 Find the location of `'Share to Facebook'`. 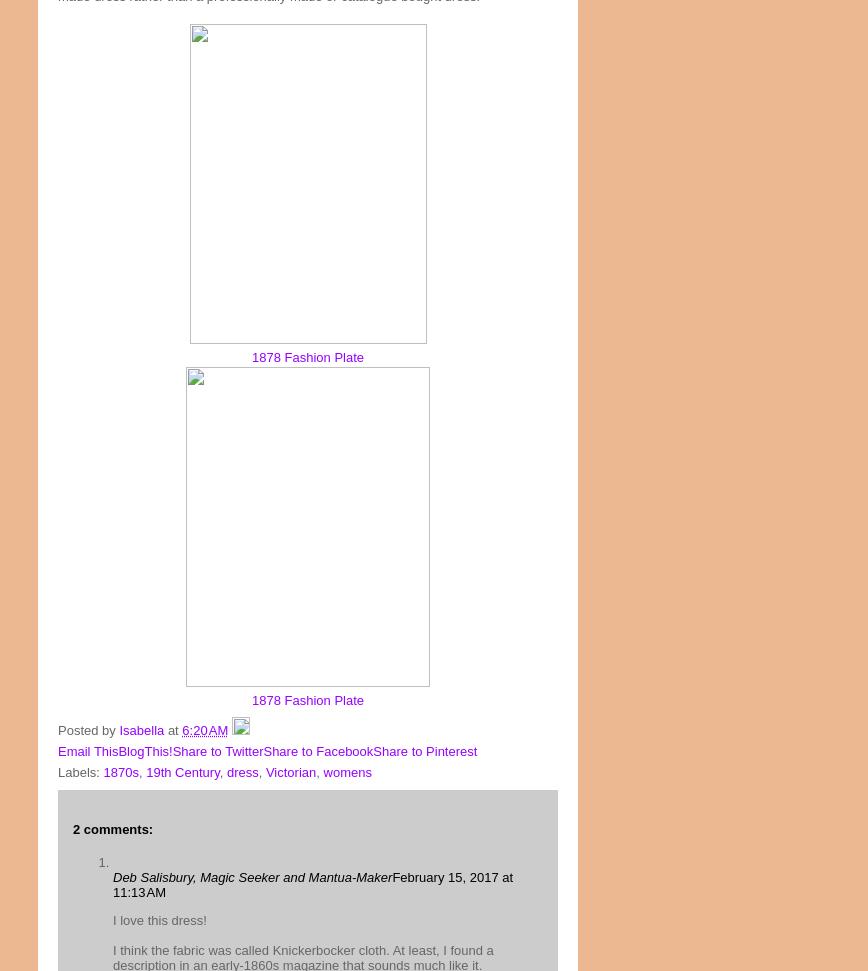

'Share to Facebook' is located at coordinates (318, 749).